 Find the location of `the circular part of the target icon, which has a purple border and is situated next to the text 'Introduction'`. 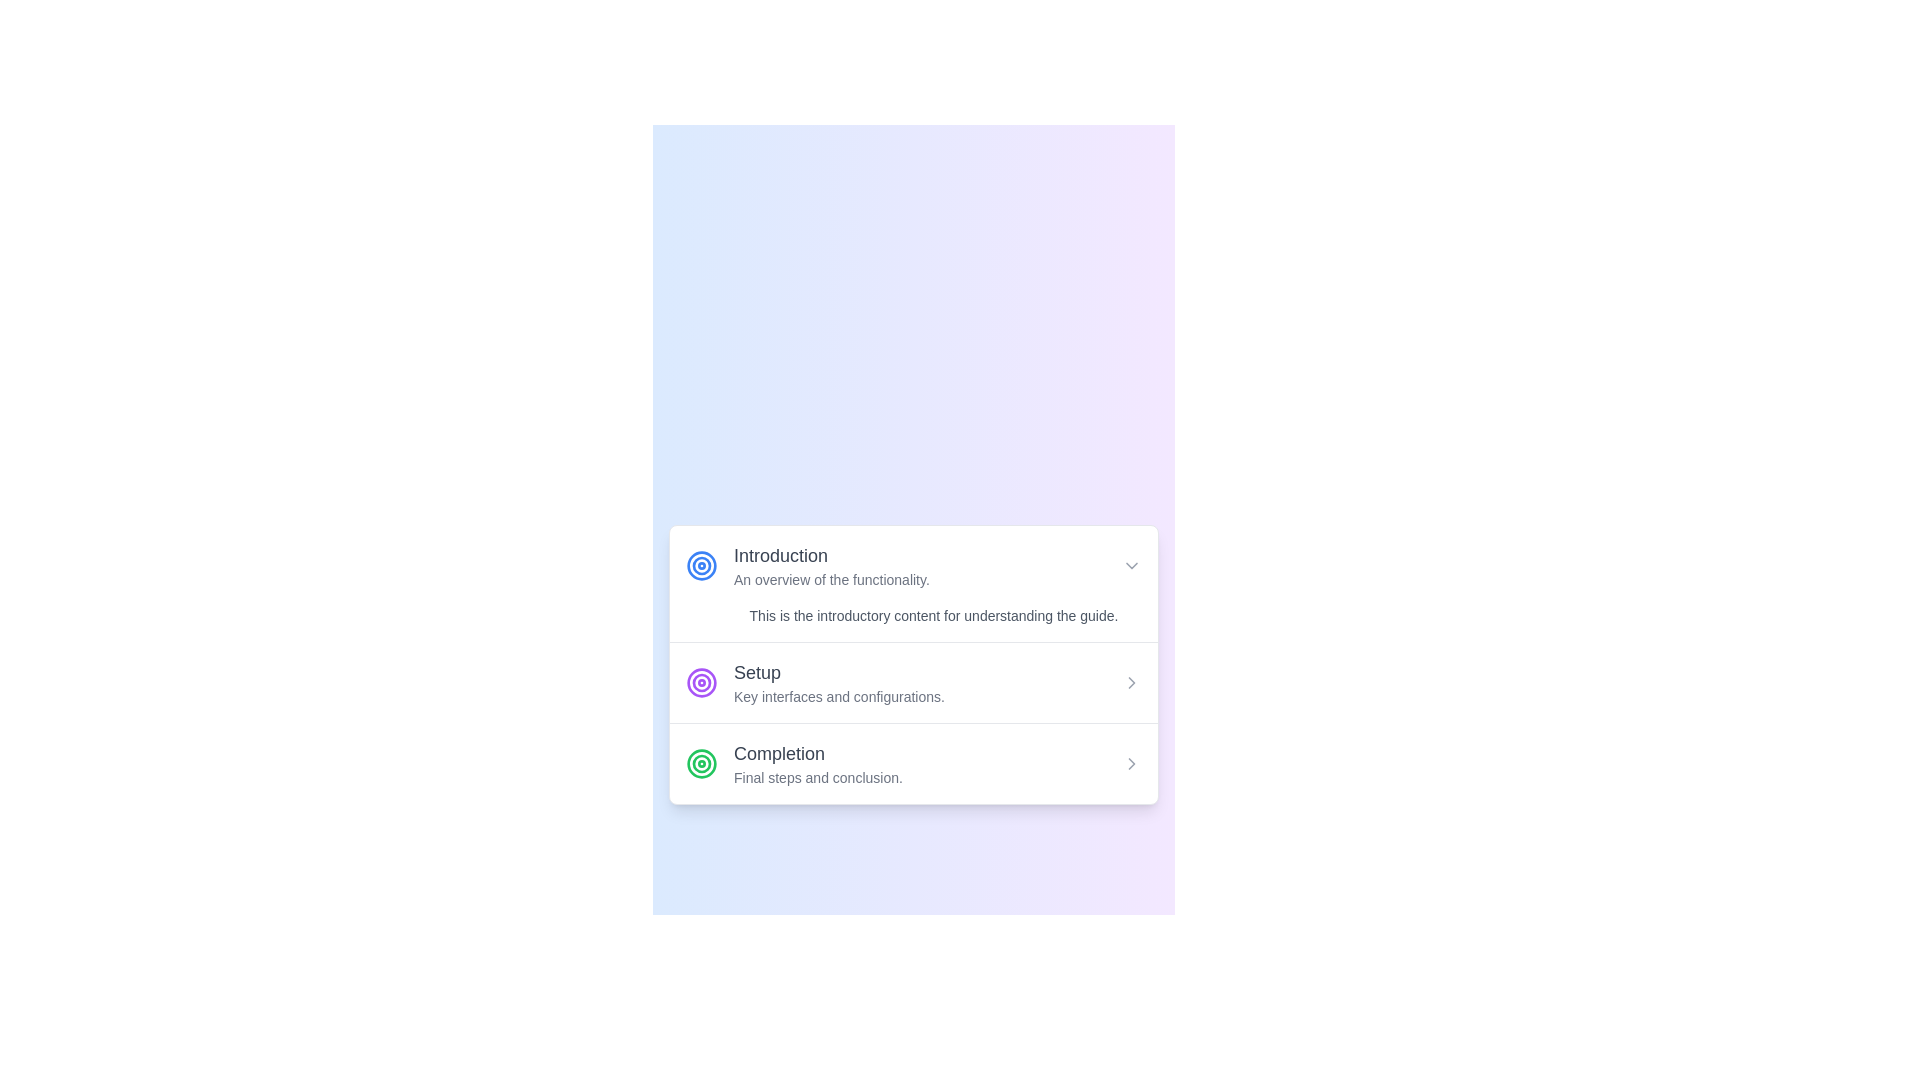

the circular part of the target icon, which has a purple border and is situated next to the text 'Introduction' is located at coordinates (701, 681).